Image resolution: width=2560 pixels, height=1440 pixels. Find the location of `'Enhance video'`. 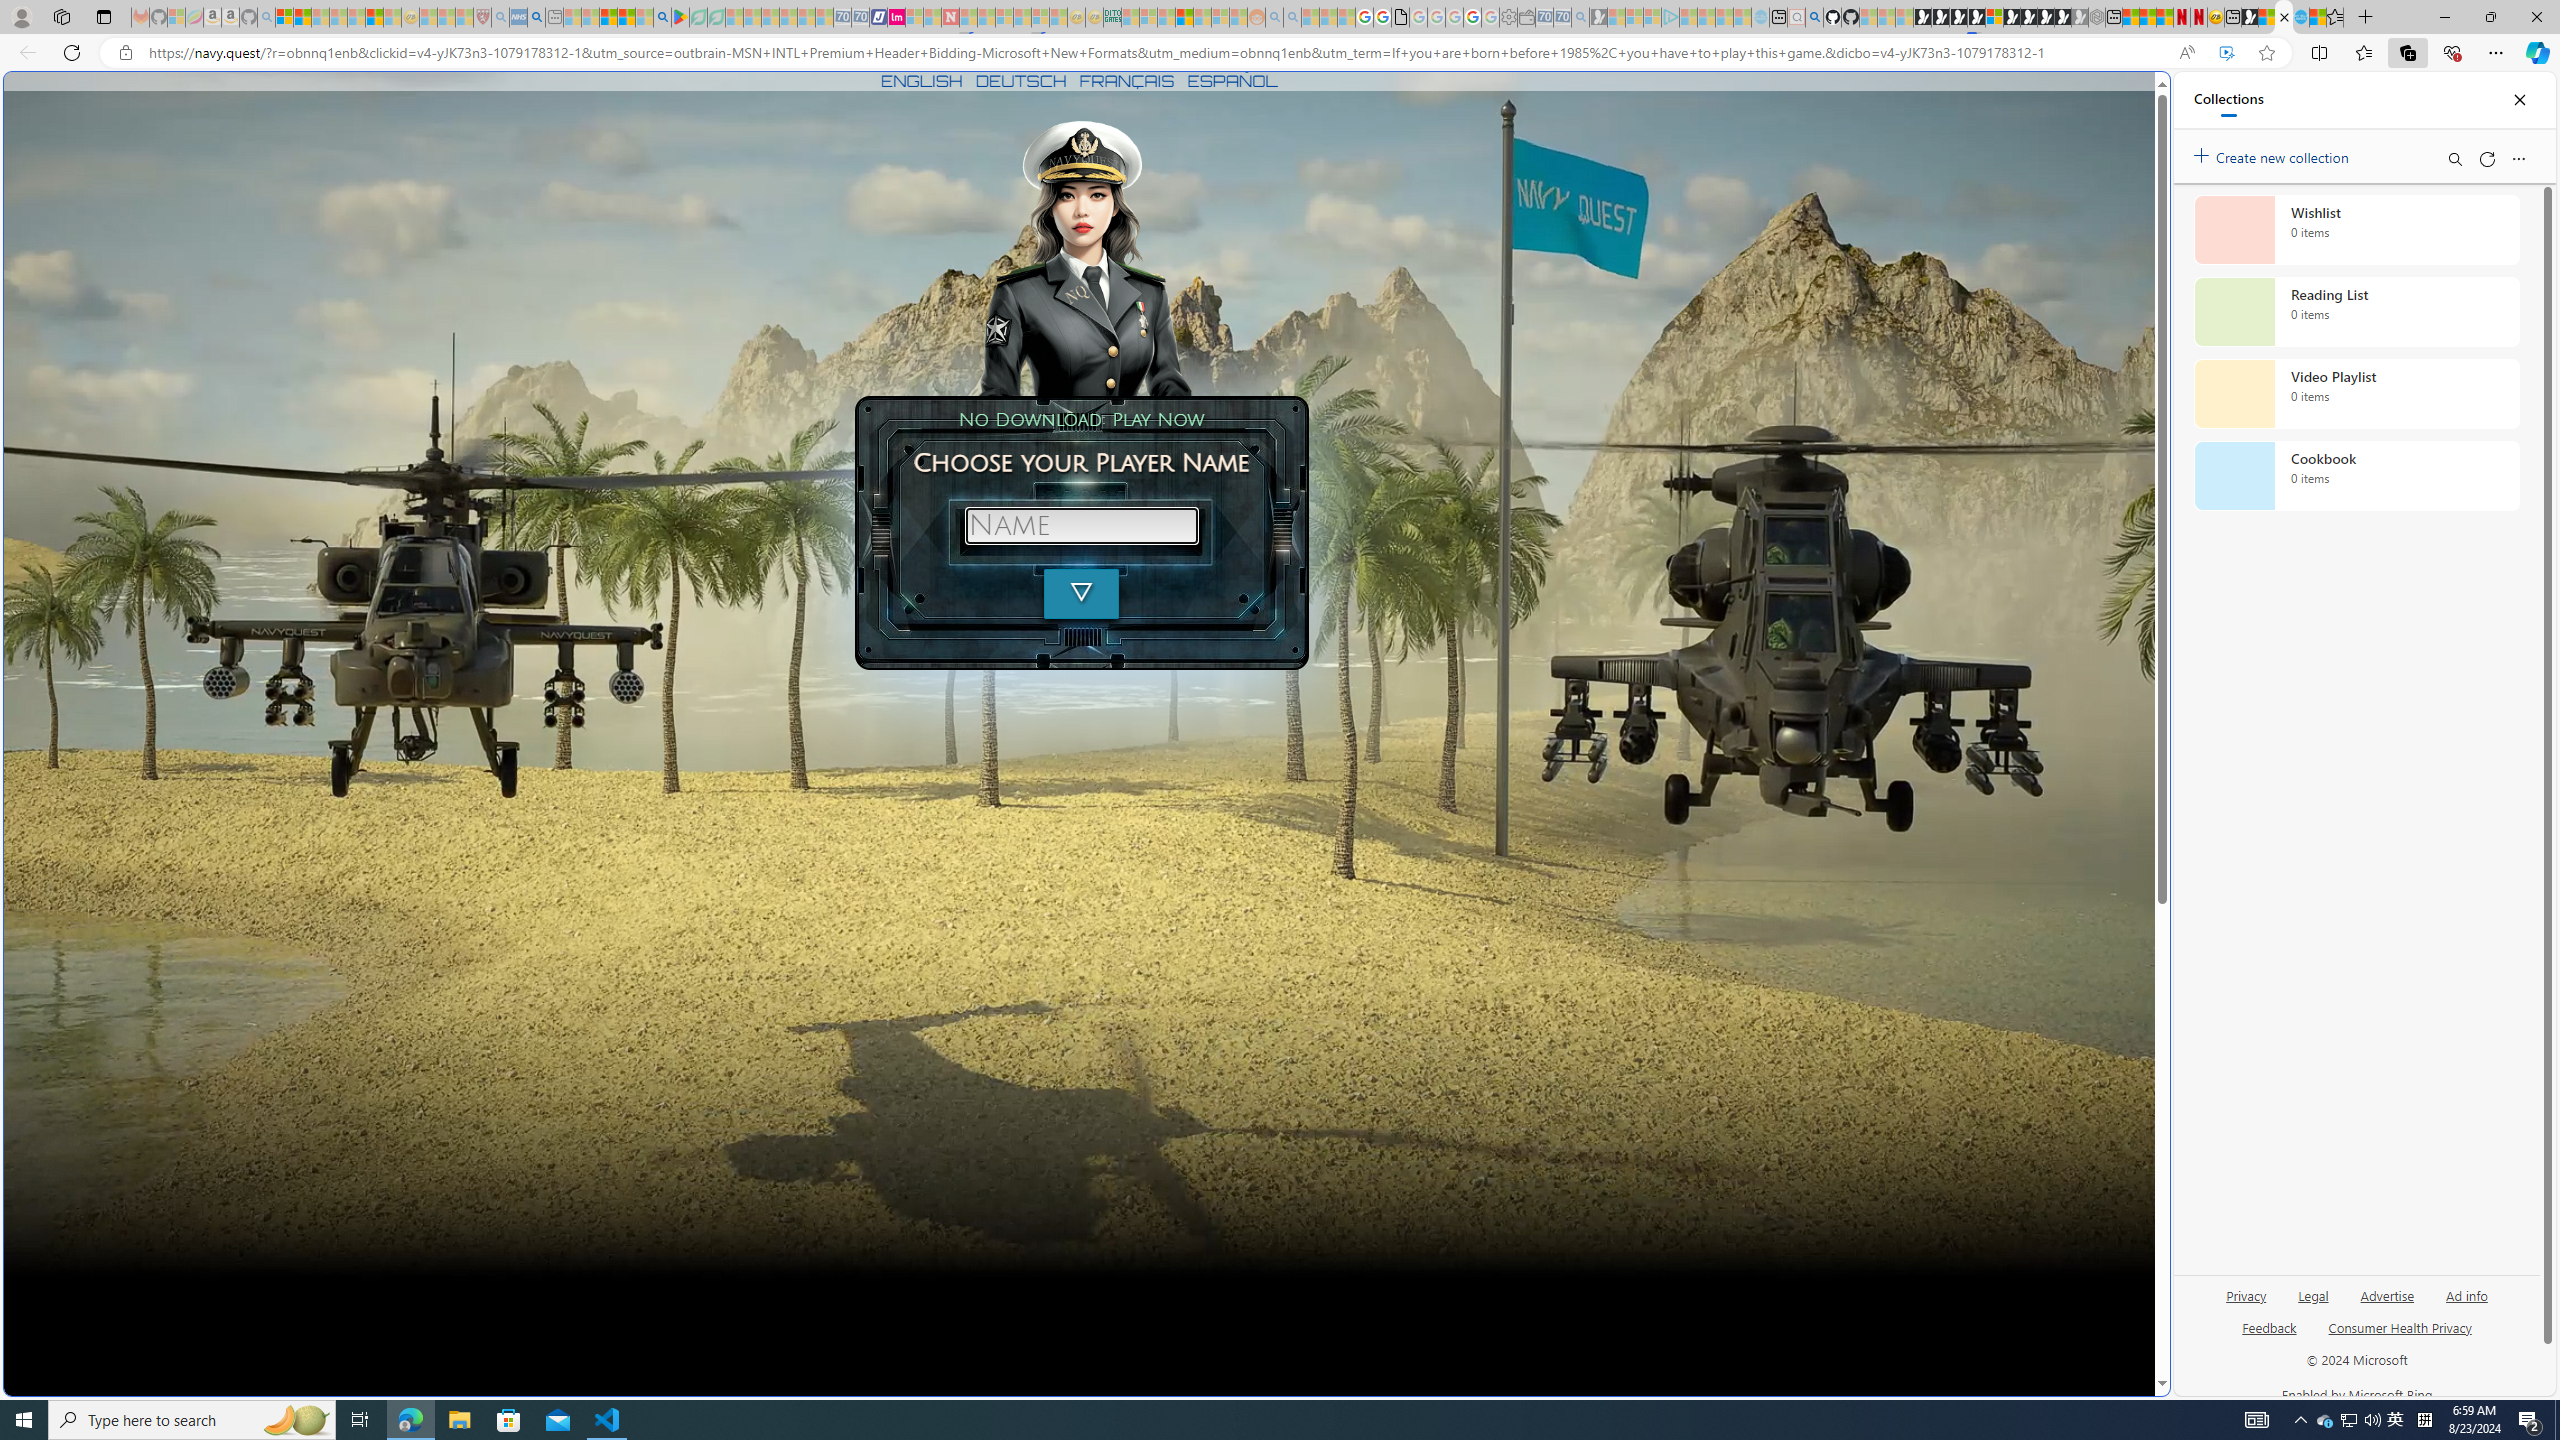

'Enhance video' is located at coordinates (2226, 53).